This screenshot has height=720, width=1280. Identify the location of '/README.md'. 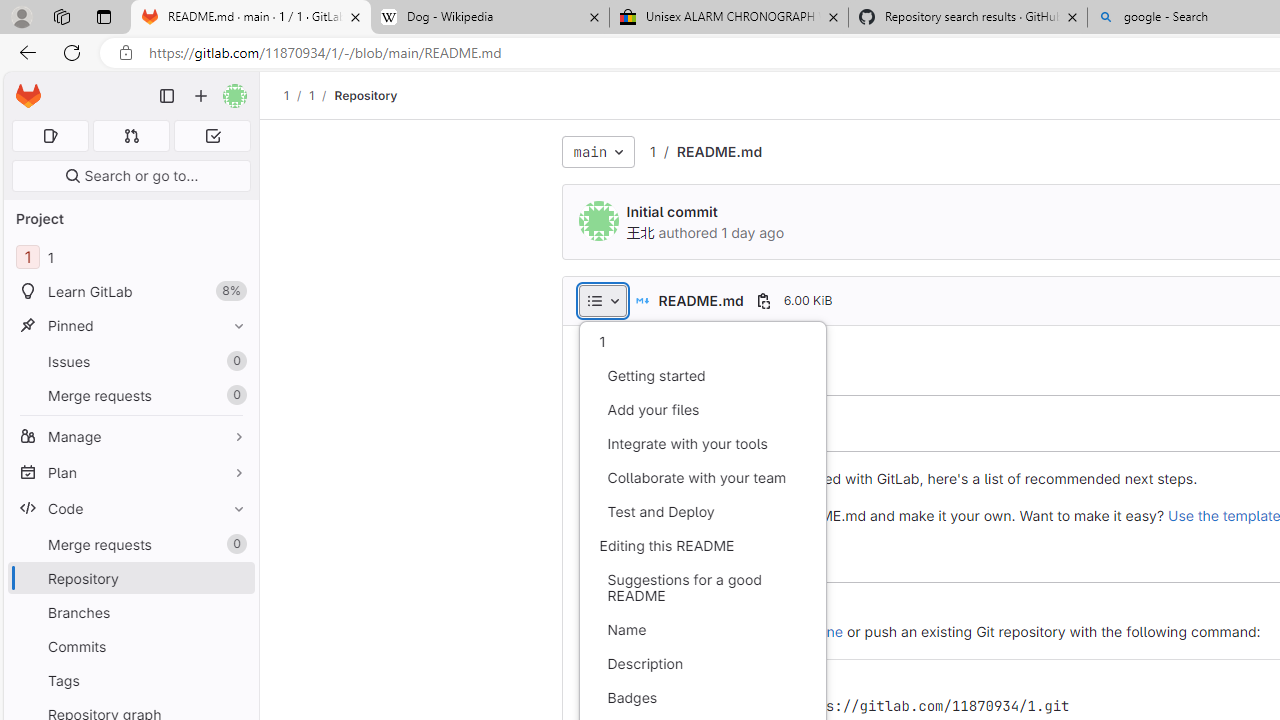
(709, 150).